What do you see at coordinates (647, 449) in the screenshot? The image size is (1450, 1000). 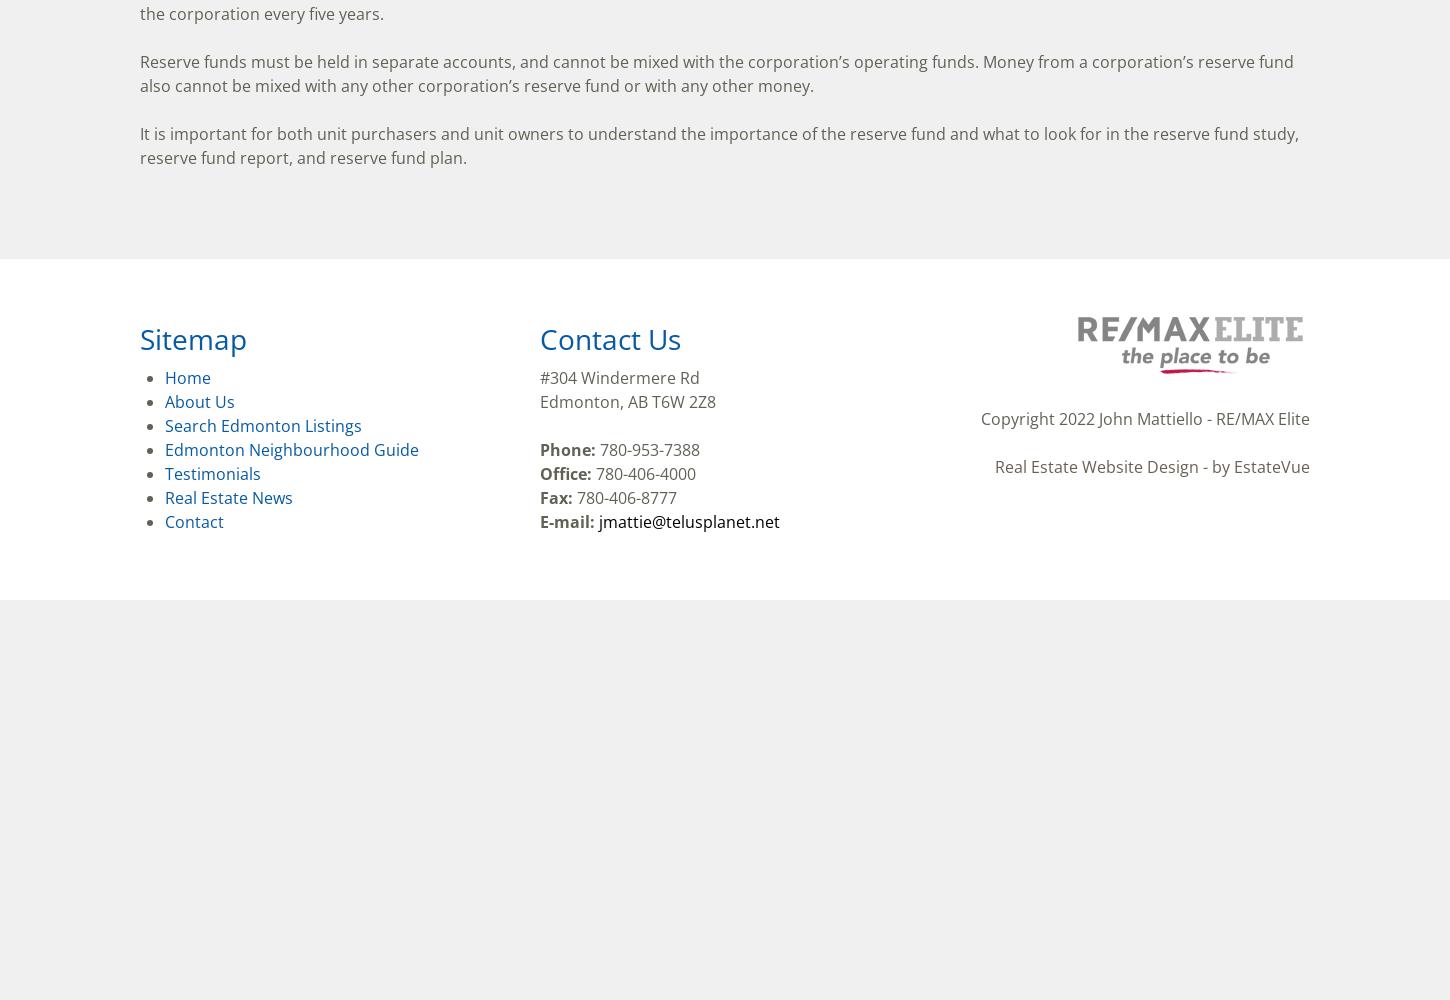 I see `'780-953-7388'` at bounding box center [647, 449].